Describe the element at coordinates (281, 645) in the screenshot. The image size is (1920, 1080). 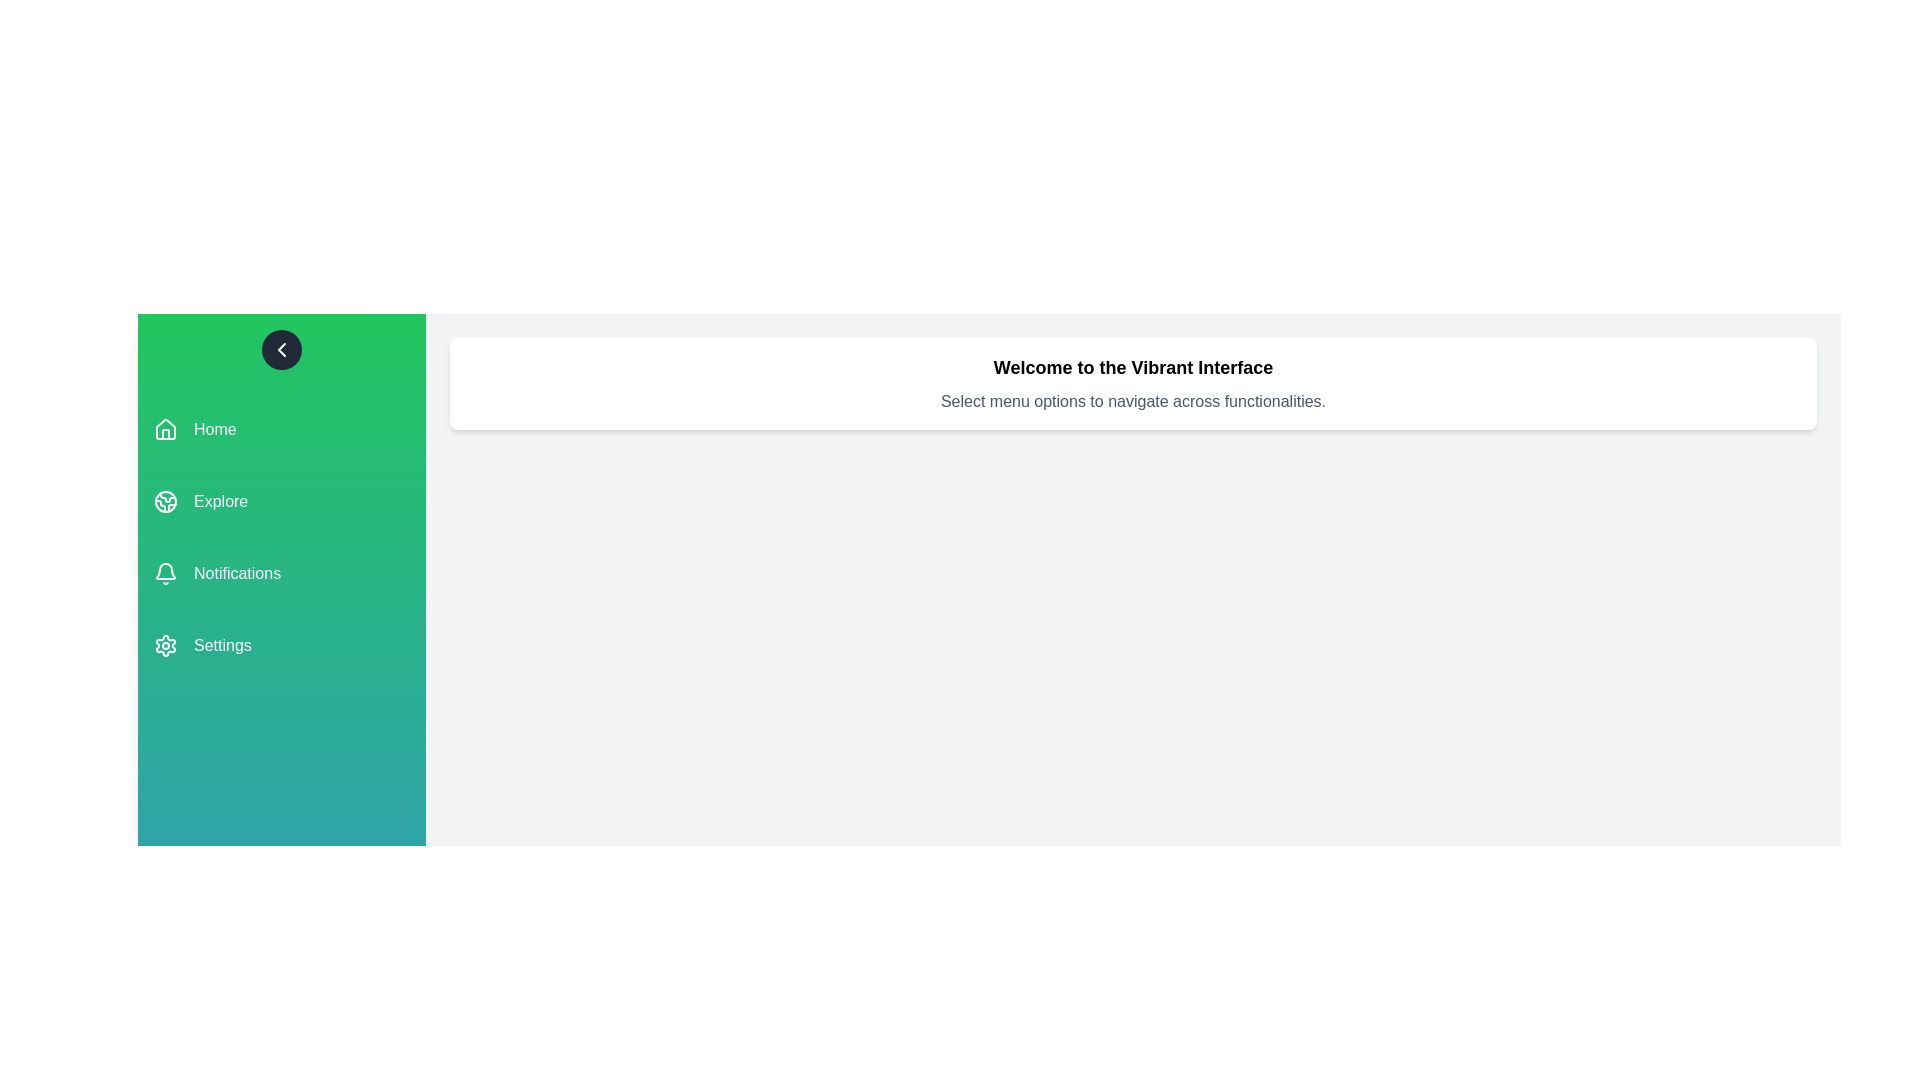
I see `the menu item Settings to navigate` at that location.